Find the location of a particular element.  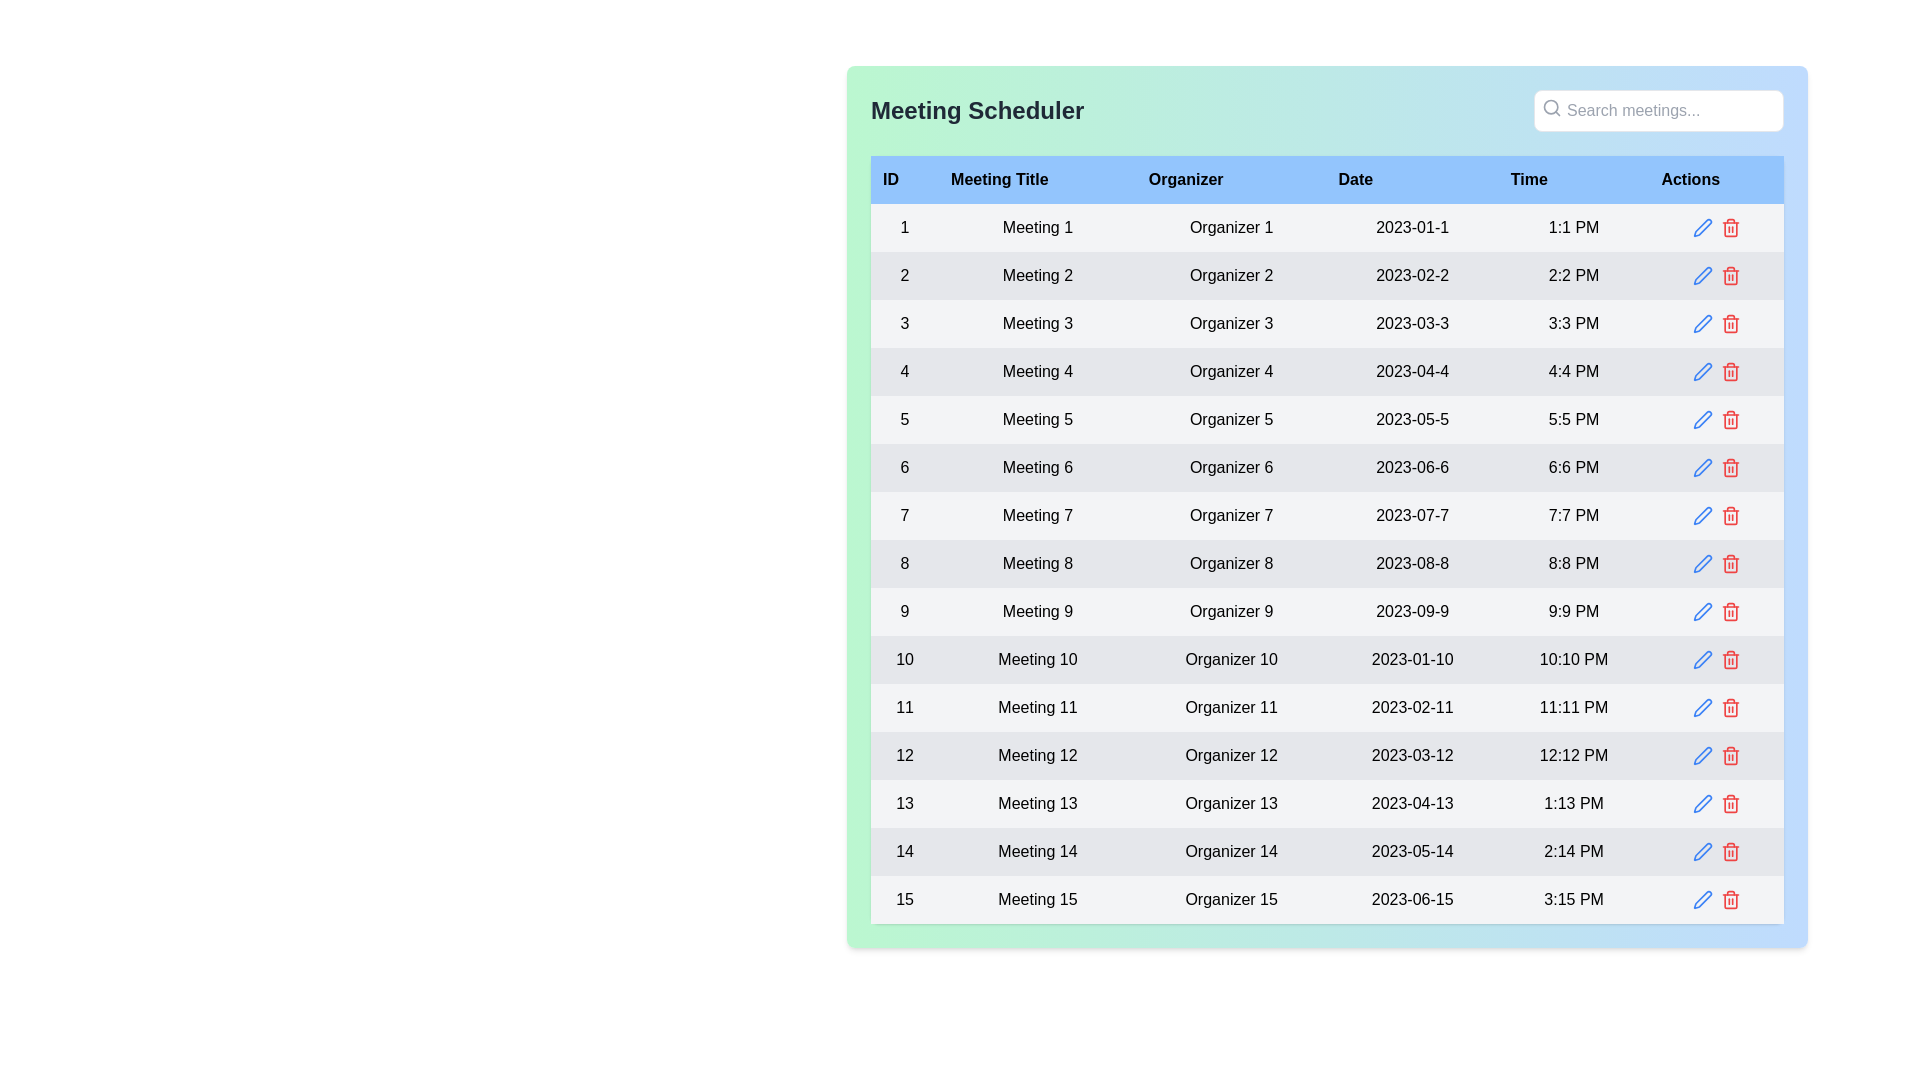

the Text label displaying the unique identifier (ID) for the 6th meeting in the first column of the table is located at coordinates (904, 467).